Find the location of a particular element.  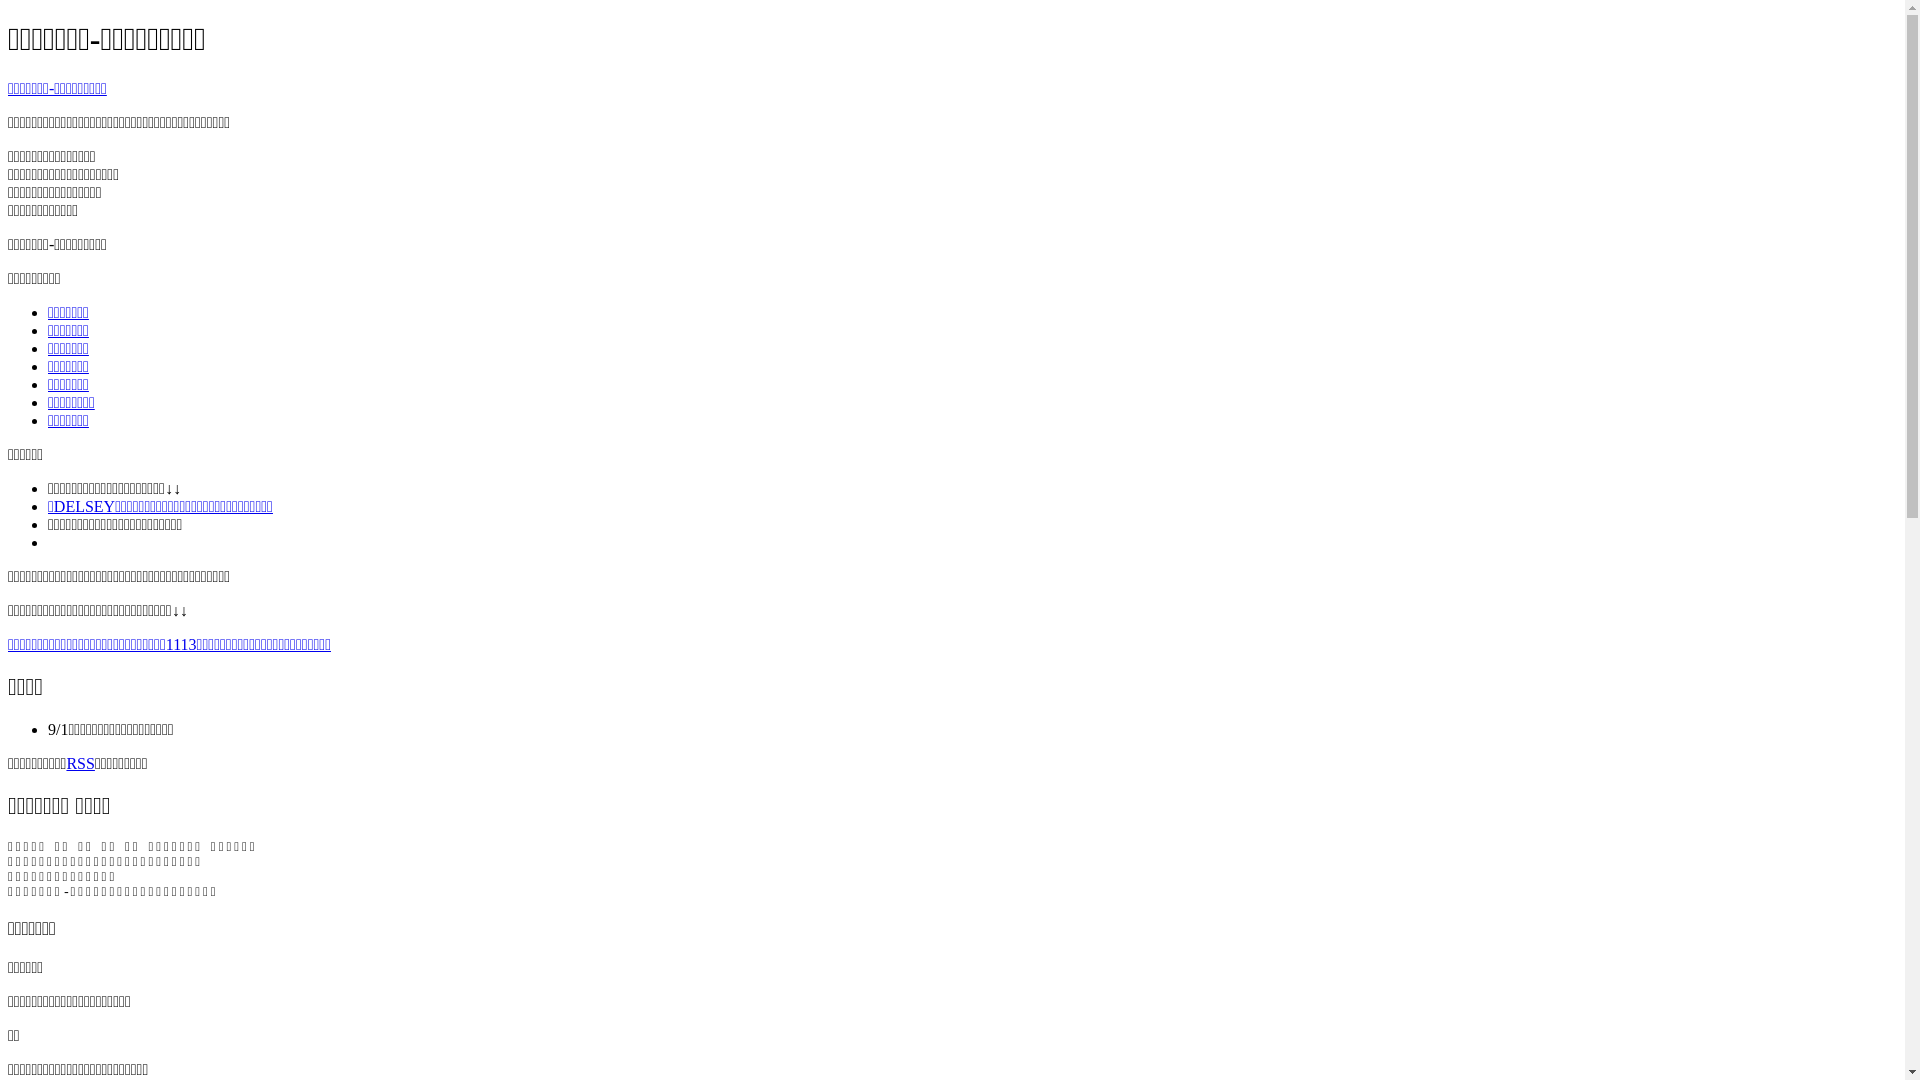

'RSS' is located at coordinates (80, 763).